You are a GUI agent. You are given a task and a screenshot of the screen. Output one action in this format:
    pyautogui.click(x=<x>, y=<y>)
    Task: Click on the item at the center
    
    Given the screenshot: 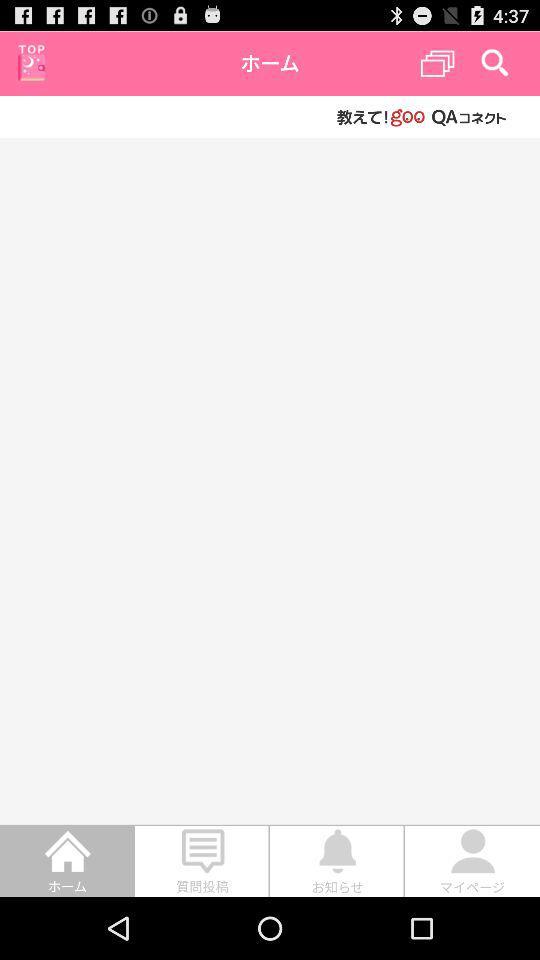 What is the action you would take?
    pyautogui.click(x=270, y=480)
    